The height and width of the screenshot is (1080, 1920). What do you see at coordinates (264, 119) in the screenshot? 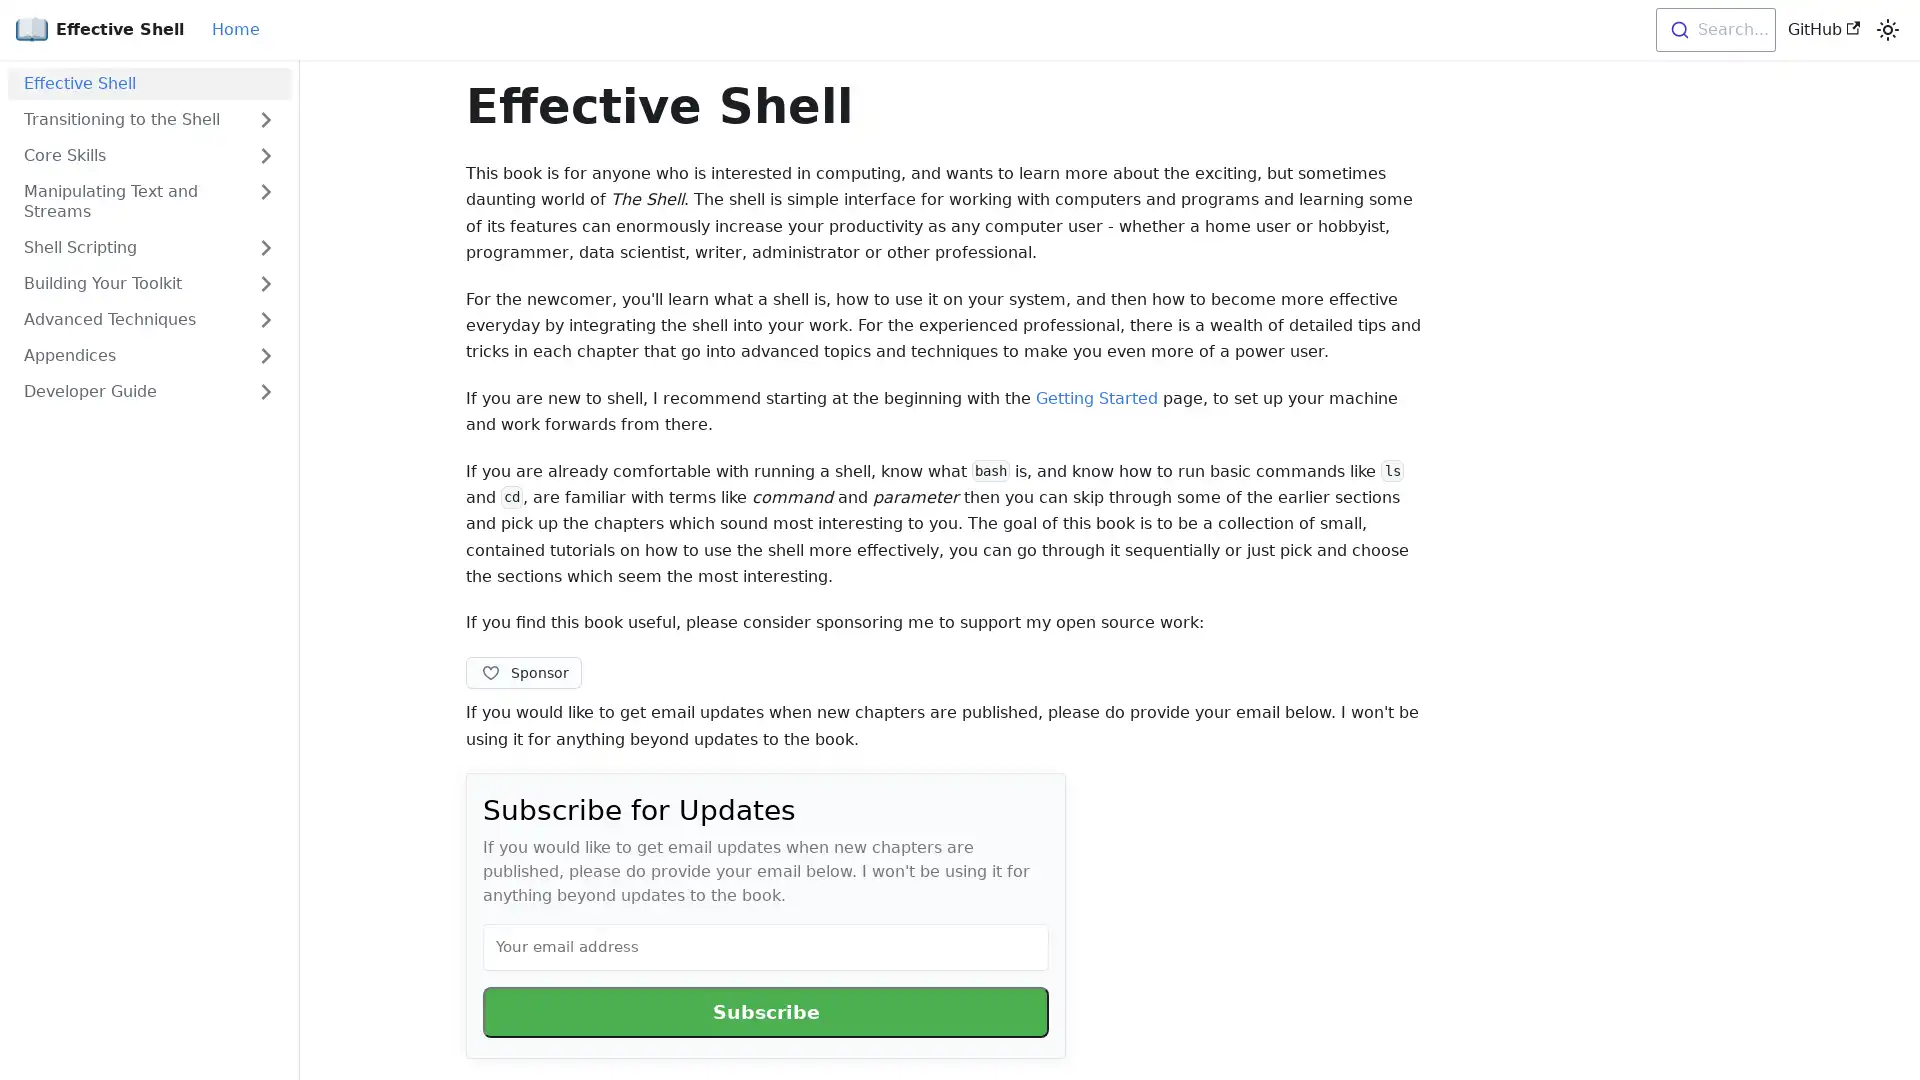
I see `Toggle the collapsible sidebar category 'Transitioning to the Shell'` at bounding box center [264, 119].